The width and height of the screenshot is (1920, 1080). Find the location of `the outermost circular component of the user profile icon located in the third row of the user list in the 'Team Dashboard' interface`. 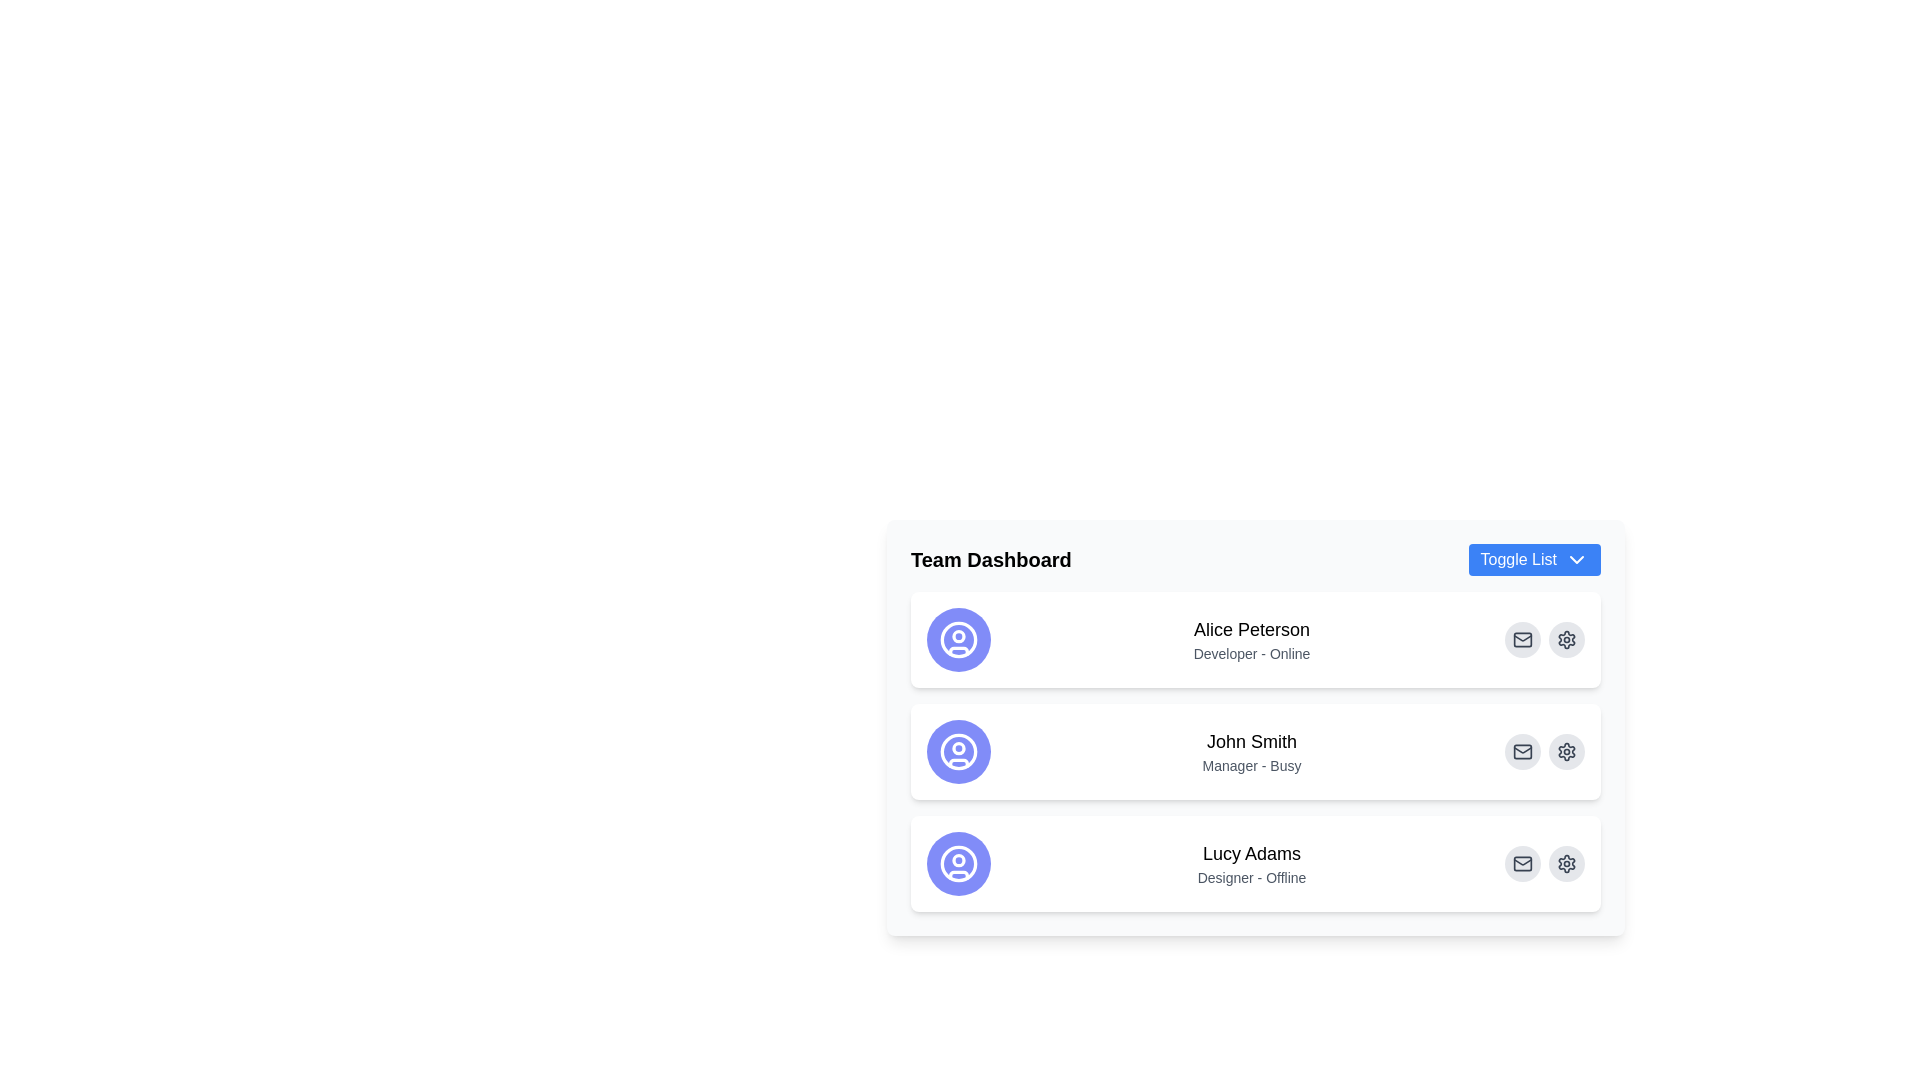

the outermost circular component of the user profile icon located in the third row of the user list in the 'Team Dashboard' interface is located at coordinates (958, 863).